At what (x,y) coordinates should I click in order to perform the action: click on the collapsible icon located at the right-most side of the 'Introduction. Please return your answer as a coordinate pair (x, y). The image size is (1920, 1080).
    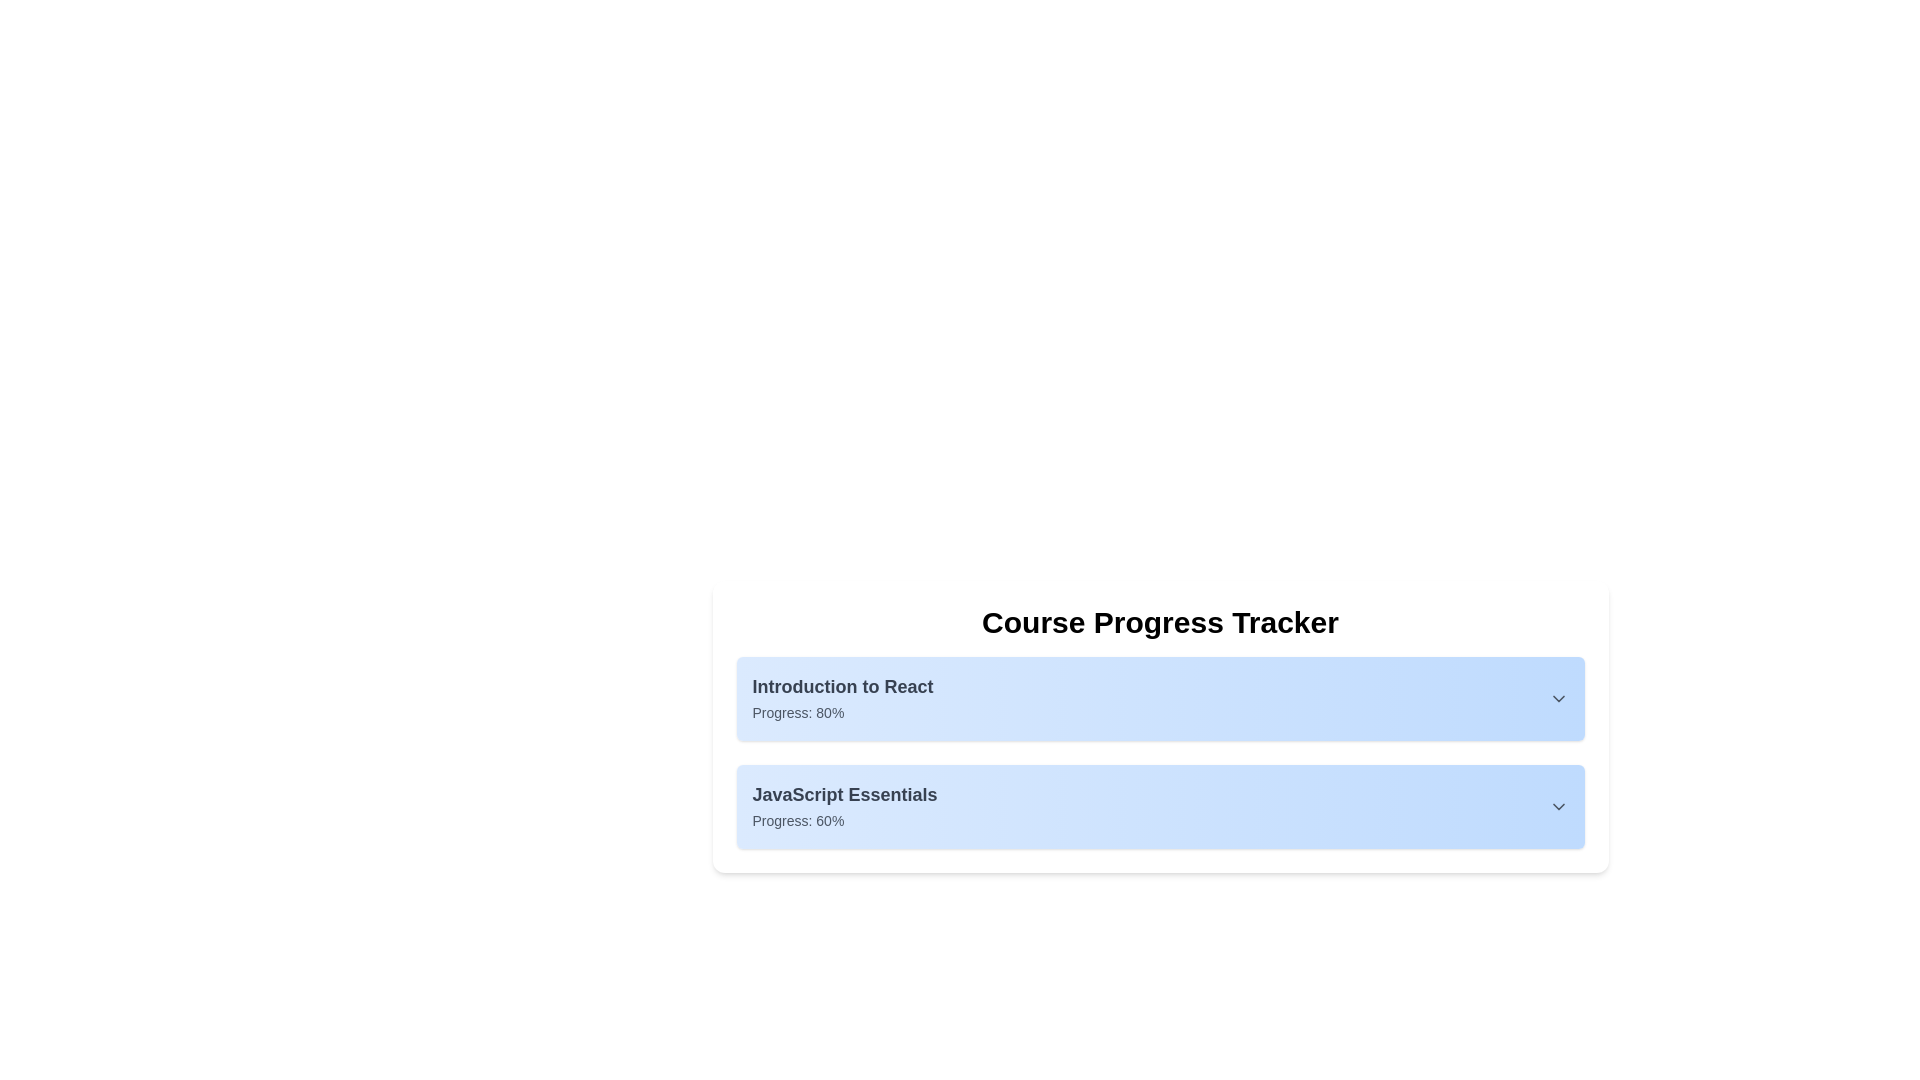
    Looking at the image, I should click on (1557, 697).